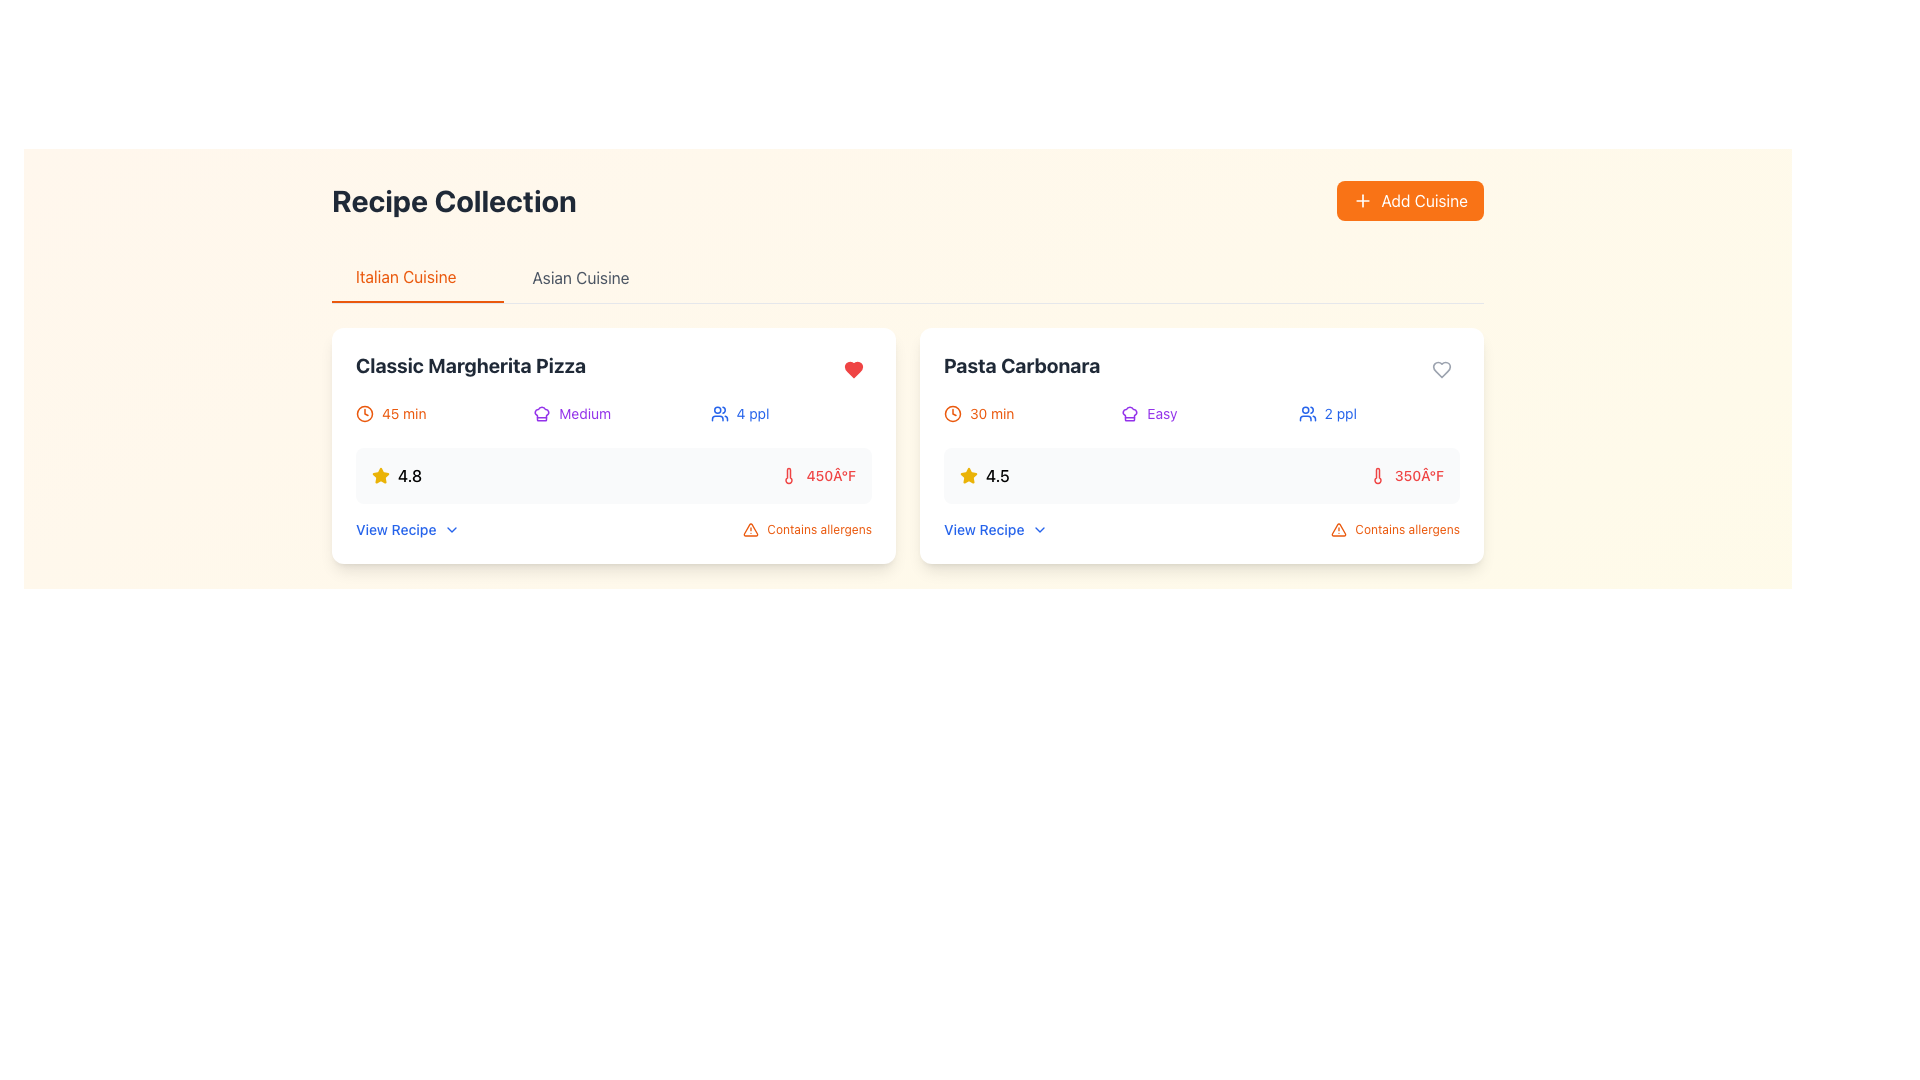 The width and height of the screenshot is (1920, 1080). Describe the element at coordinates (592, 277) in the screenshot. I see `the clickable text element for 'Asian Cuisine'` at that location.